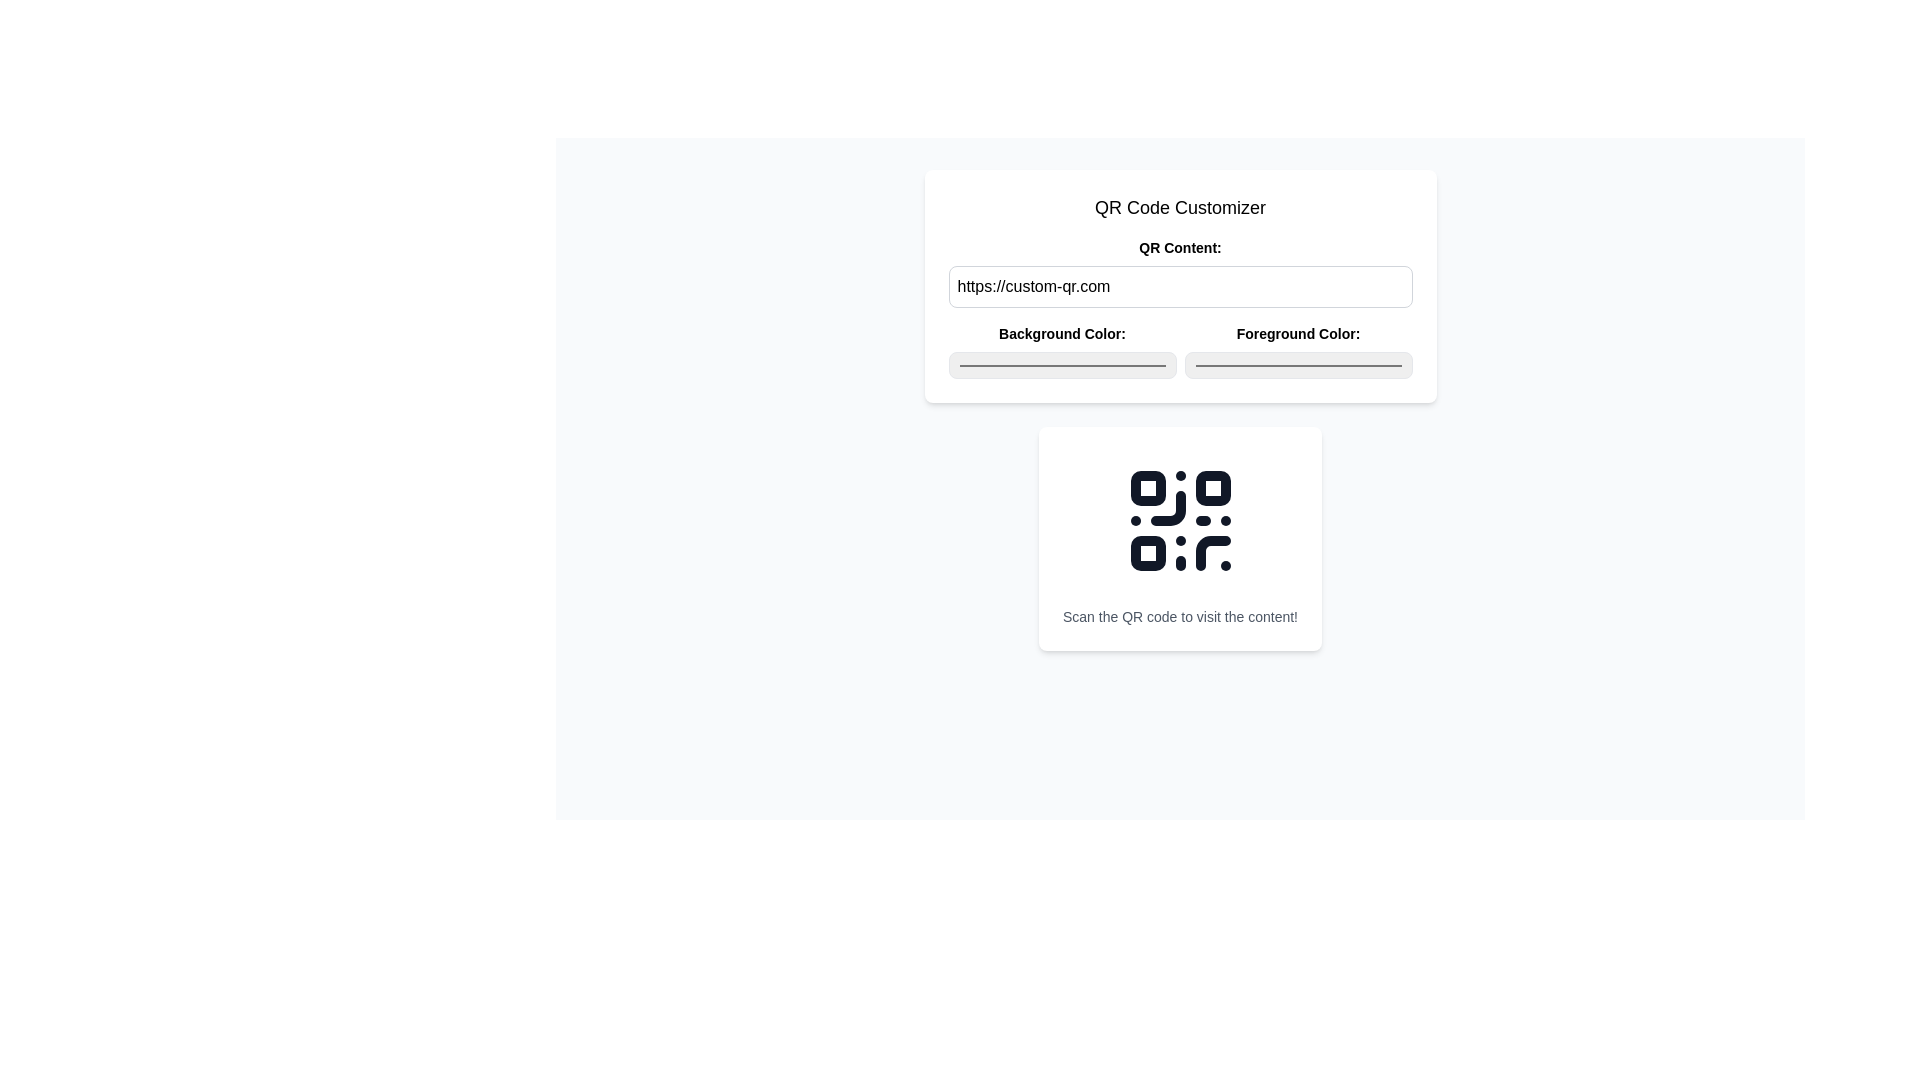  Describe the element at coordinates (1180, 308) in the screenshot. I see `a background color from the color picker in the QR Code Customizer component, which is located centrally between the title text and the QR code preview area` at that location.